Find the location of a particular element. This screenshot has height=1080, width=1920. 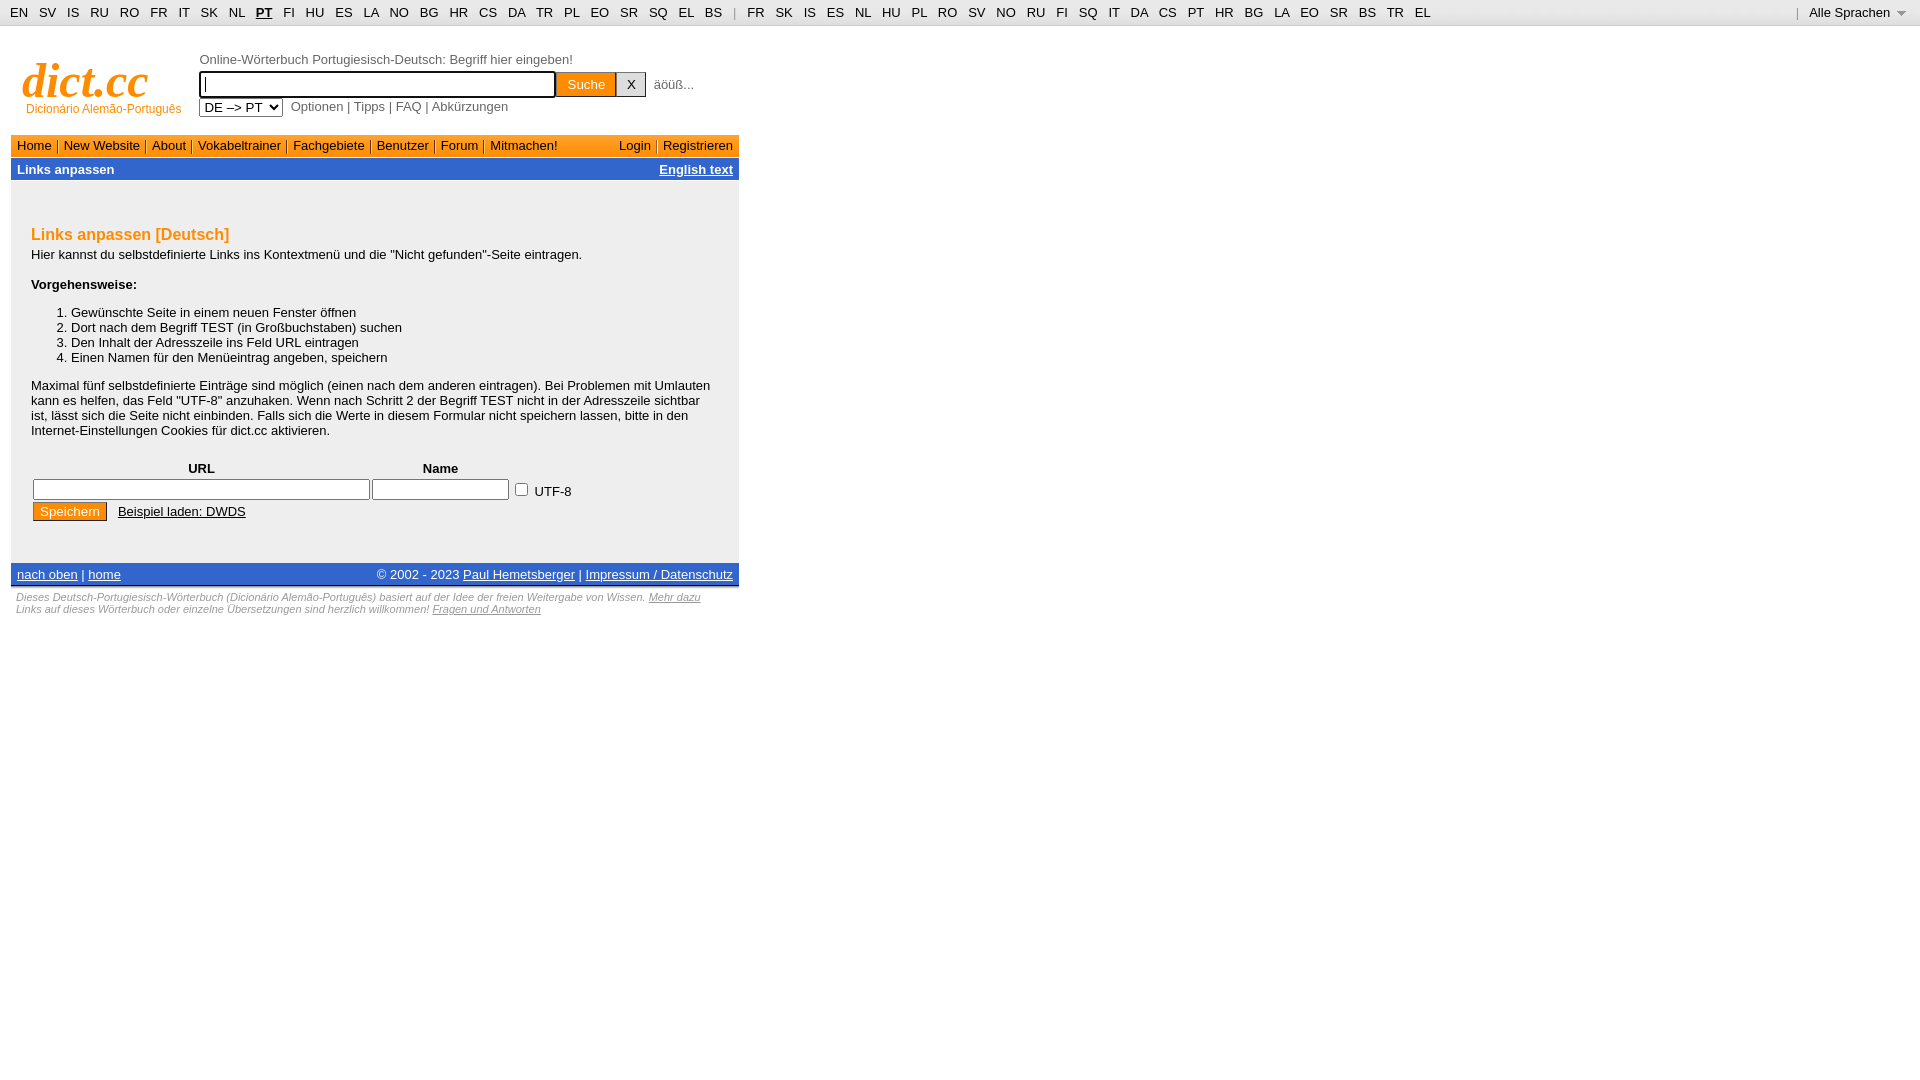

'NL' is located at coordinates (854, 12).